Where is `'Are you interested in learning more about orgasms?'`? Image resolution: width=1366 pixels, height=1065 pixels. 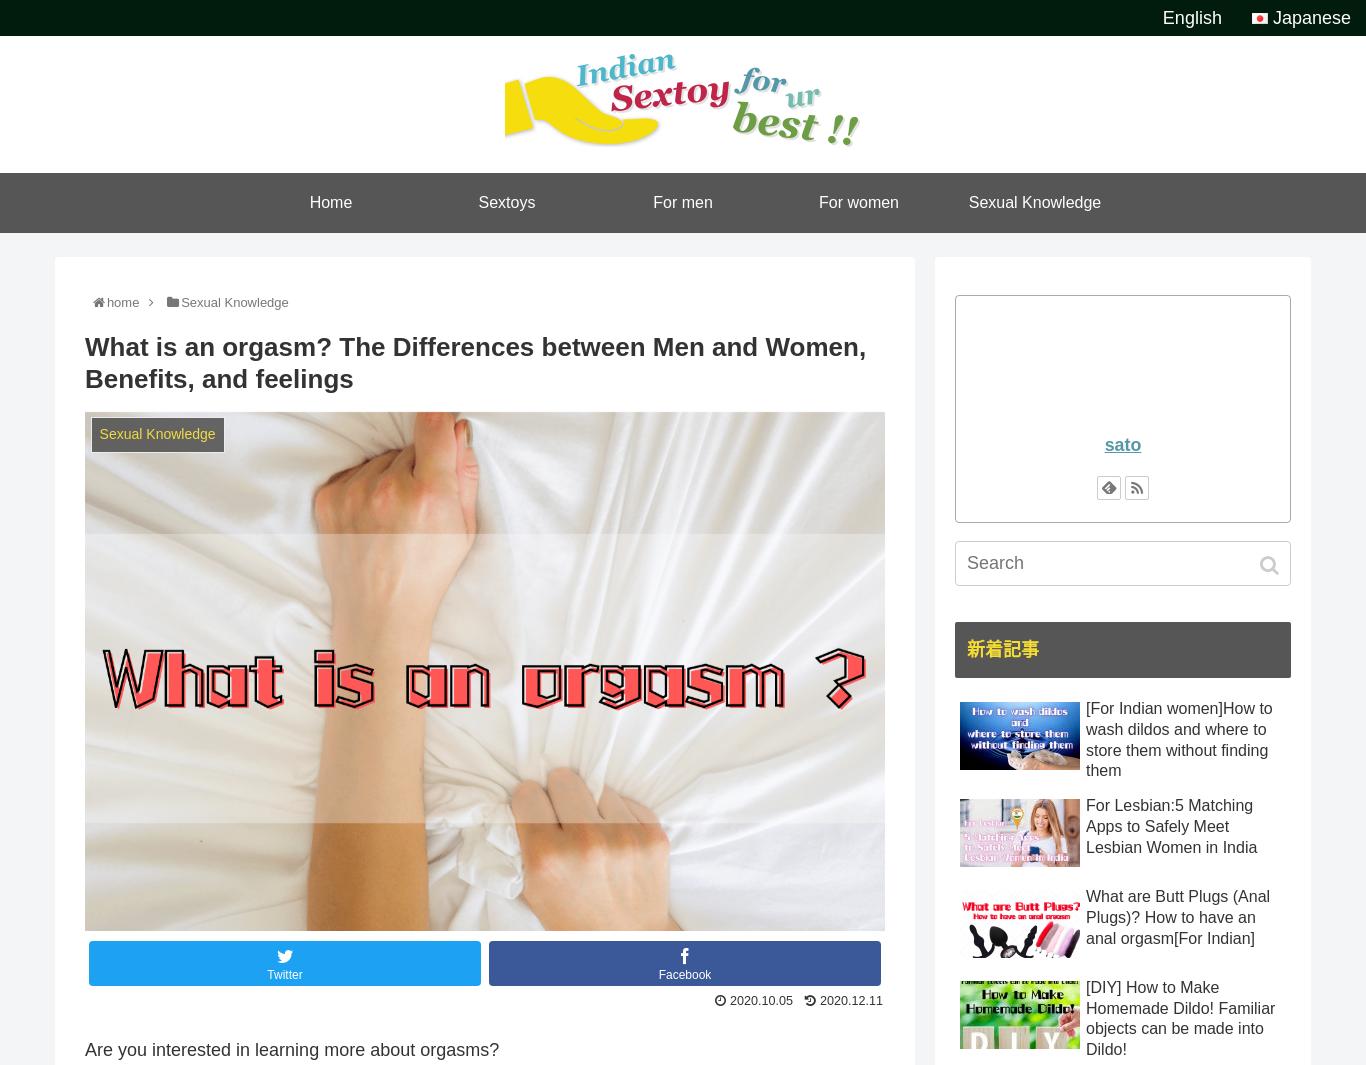
'Are you interested in learning more about orgasms?' is located at coordinates (84, 1049).